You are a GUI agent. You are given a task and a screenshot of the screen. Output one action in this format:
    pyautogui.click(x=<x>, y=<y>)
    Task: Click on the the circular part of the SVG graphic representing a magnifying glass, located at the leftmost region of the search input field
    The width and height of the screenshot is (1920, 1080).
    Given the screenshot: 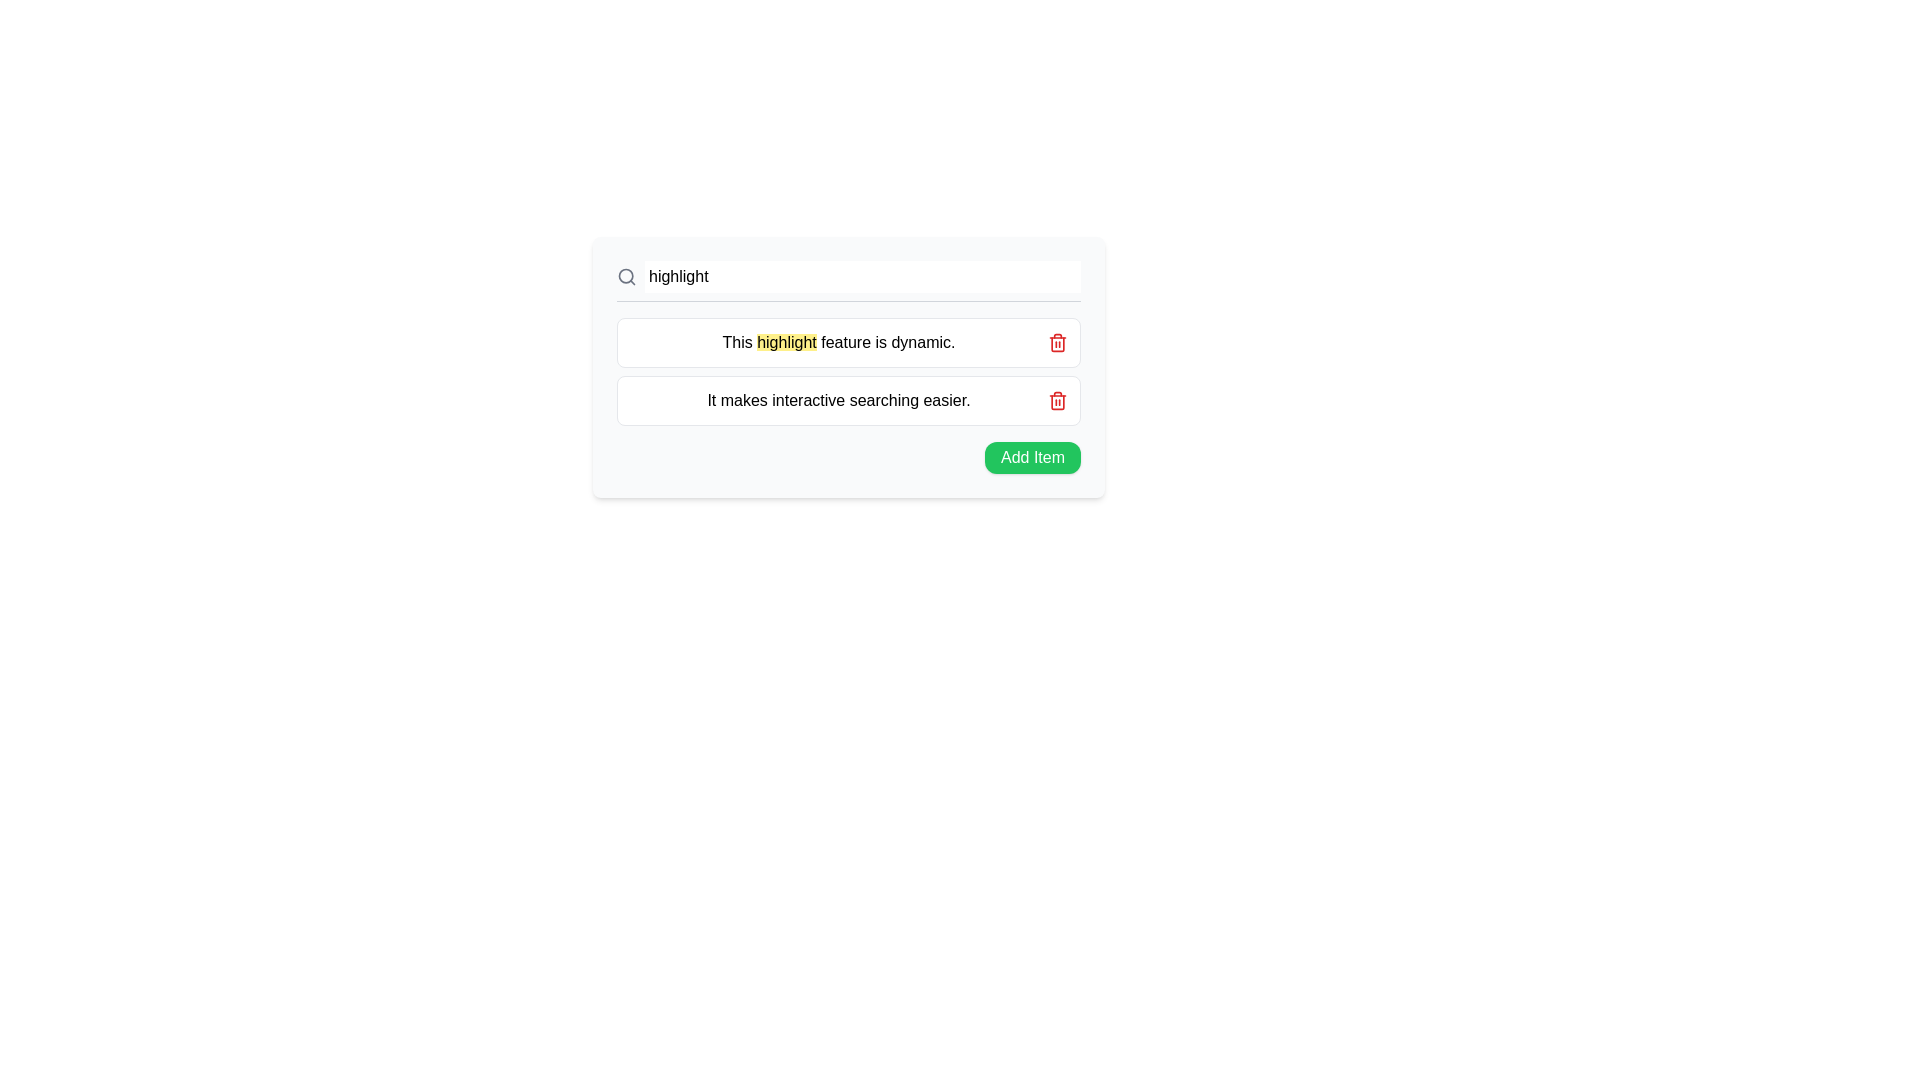 What is the action you would take?
    pyautogui.click(x=625, y=276)
    